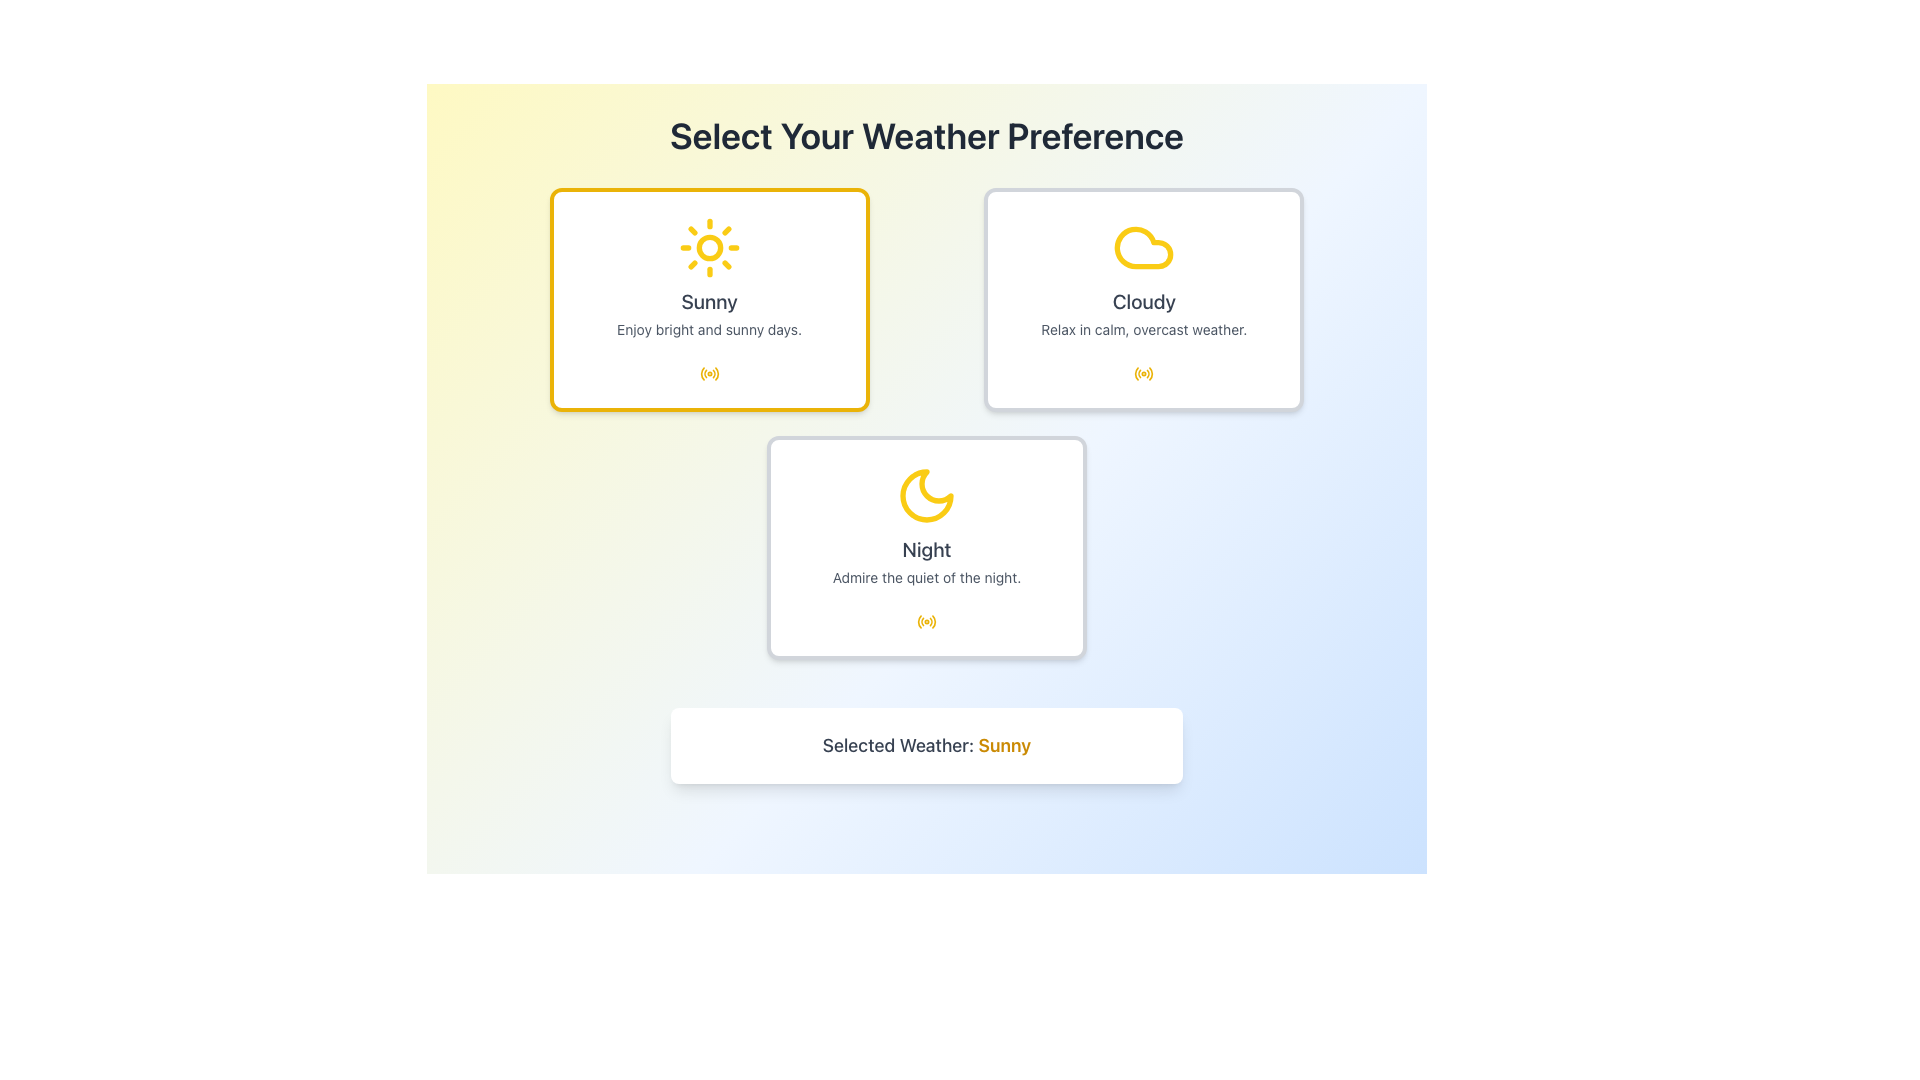  Describe the element at coordinates (925, 620) in the screenshot. I see `the selection indicator icon for the 'Night' option, which is located at the bottom center of the 'Night' card, following the text 'Admire the quiet of the night'` at that location.